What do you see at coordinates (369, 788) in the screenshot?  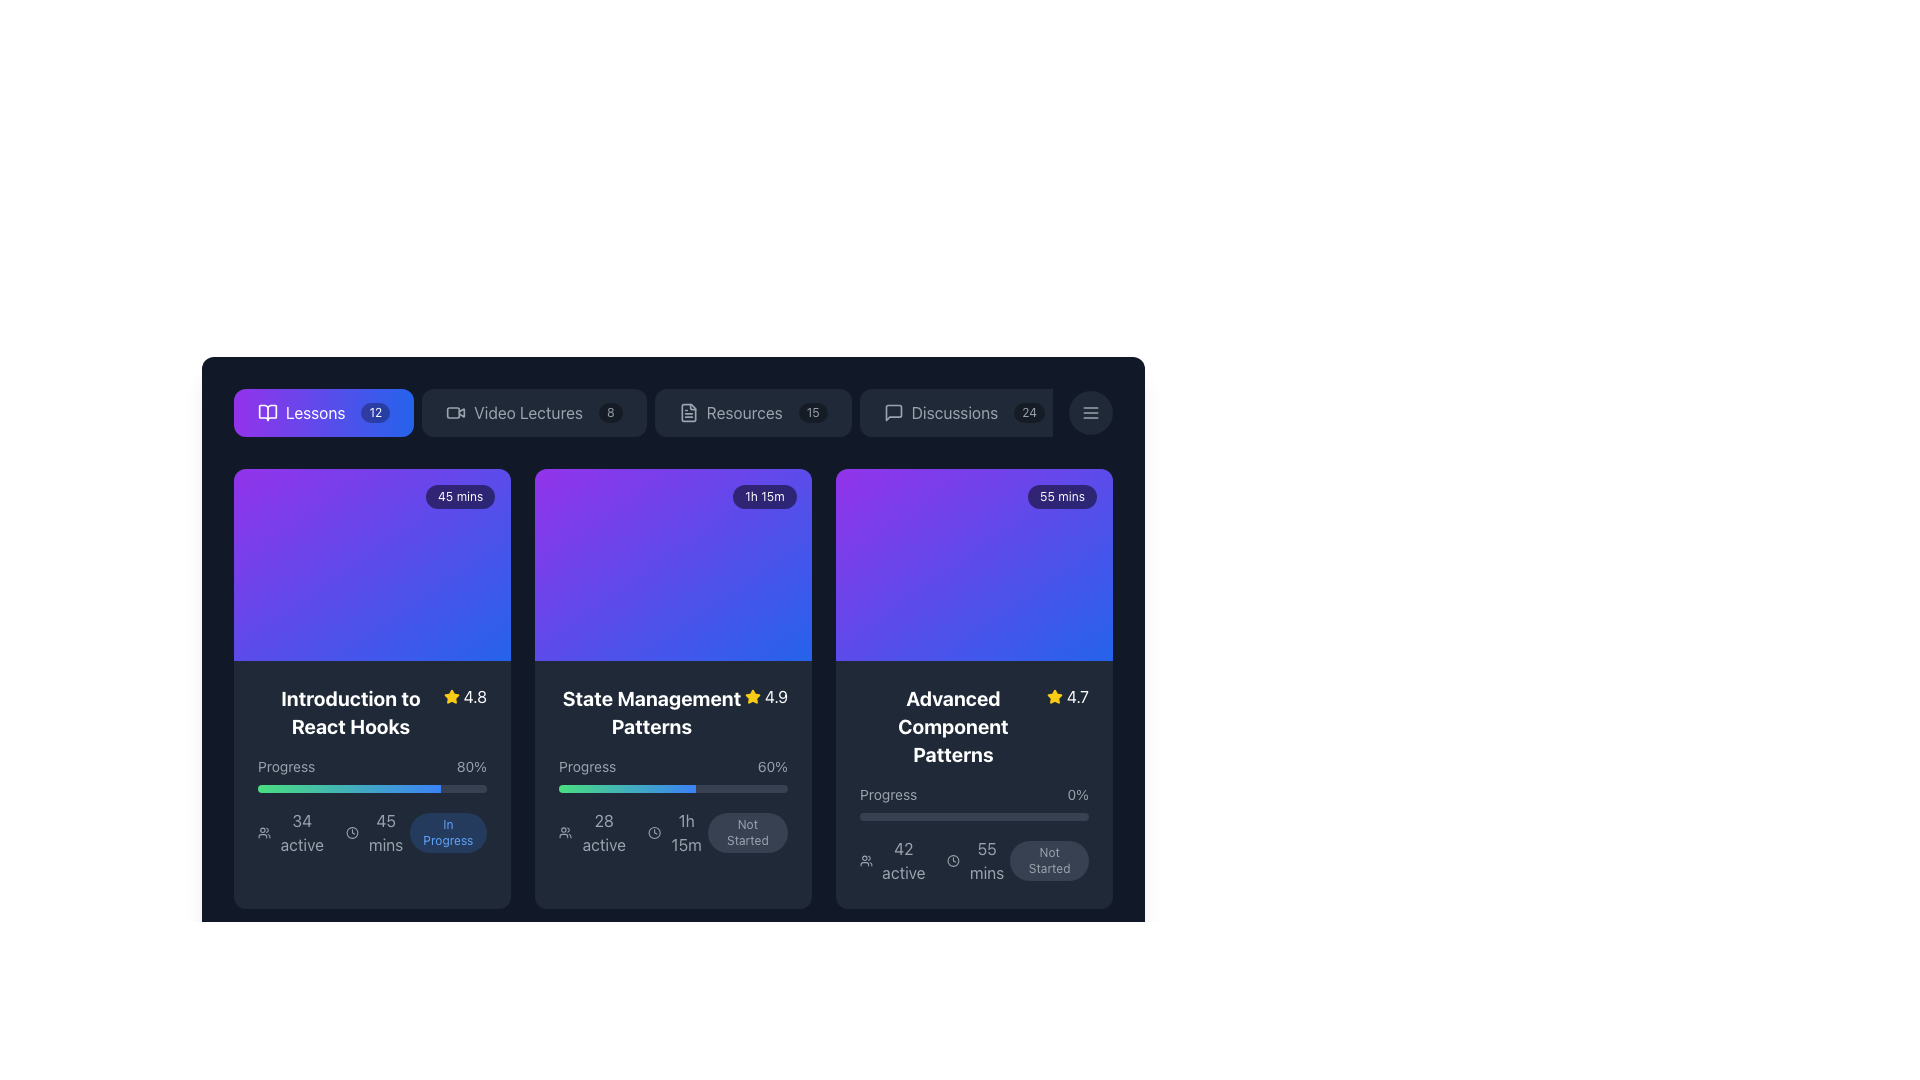 I see `progress` at bounding box center [369, 788].